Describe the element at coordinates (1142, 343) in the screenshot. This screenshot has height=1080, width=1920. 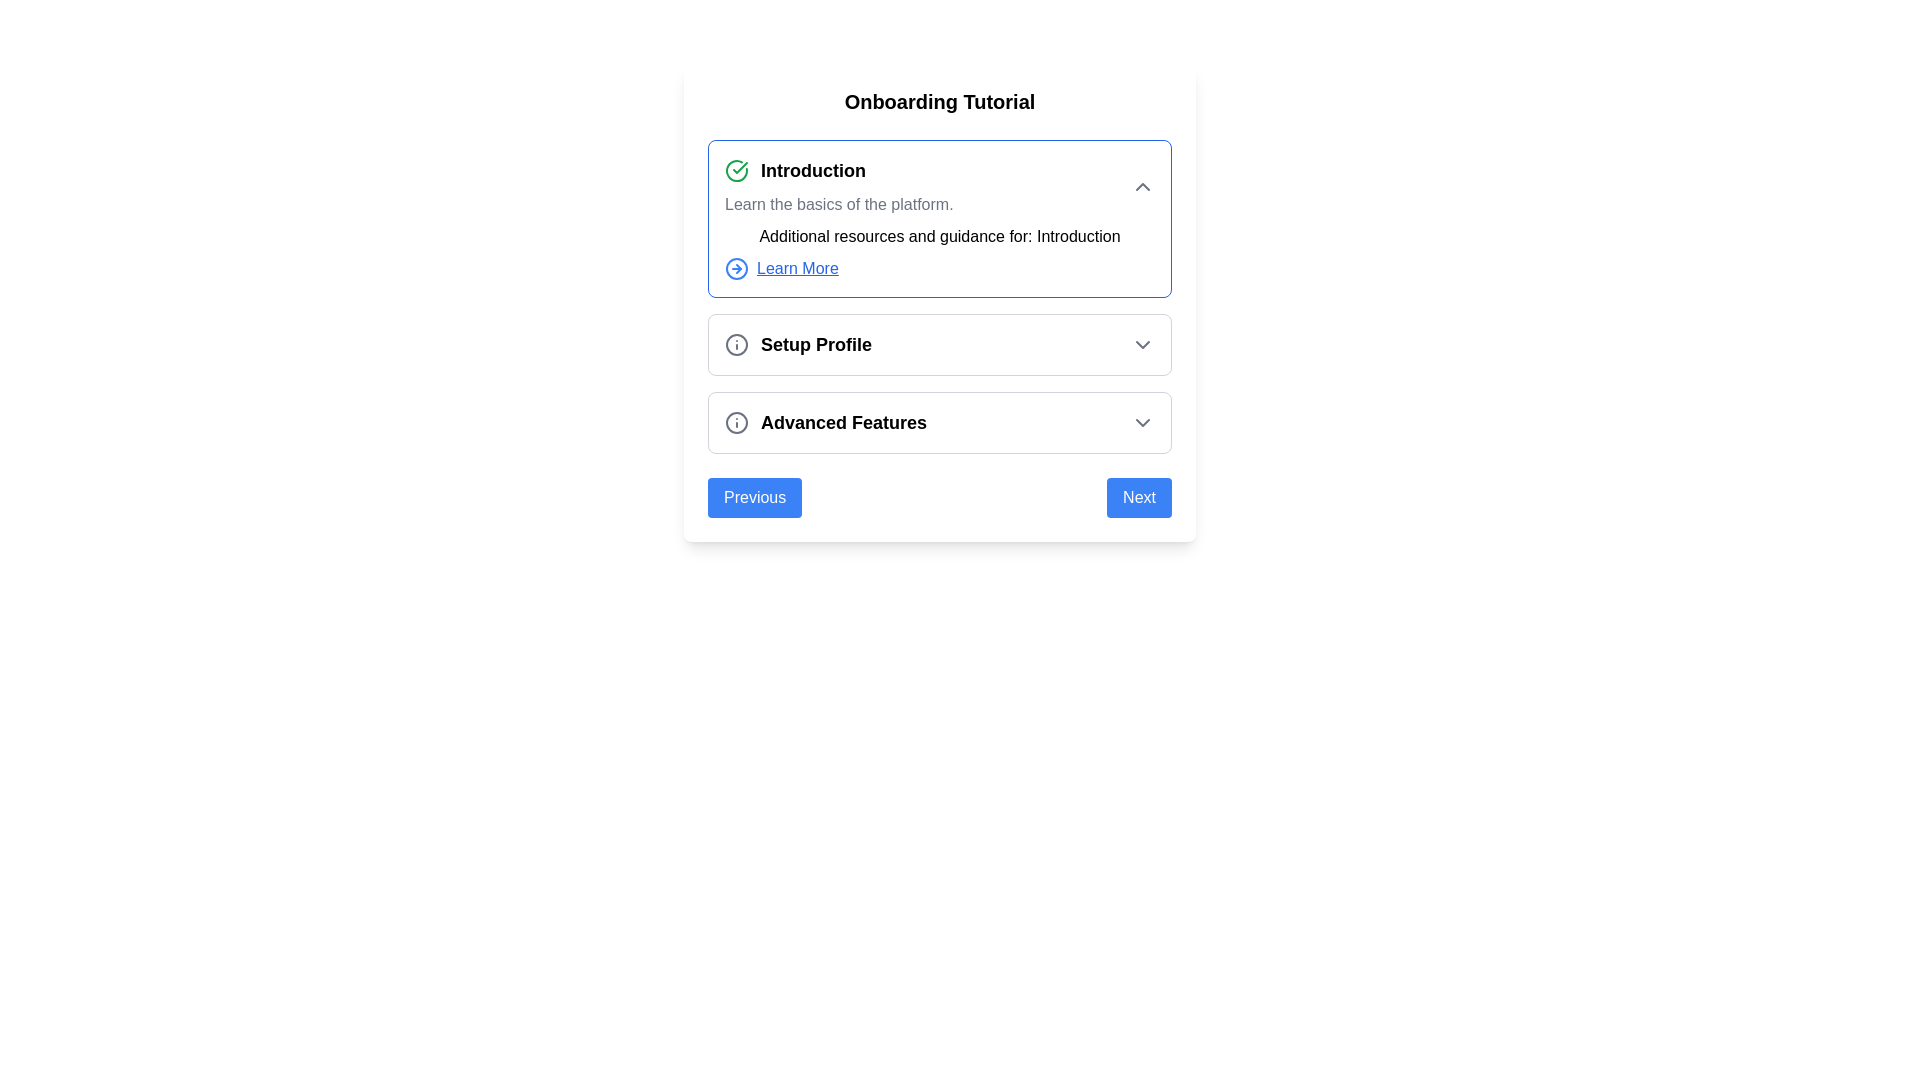
I see `the Chevron Down icon located at the far-right end of the 'Setup Profile' section` at that location.